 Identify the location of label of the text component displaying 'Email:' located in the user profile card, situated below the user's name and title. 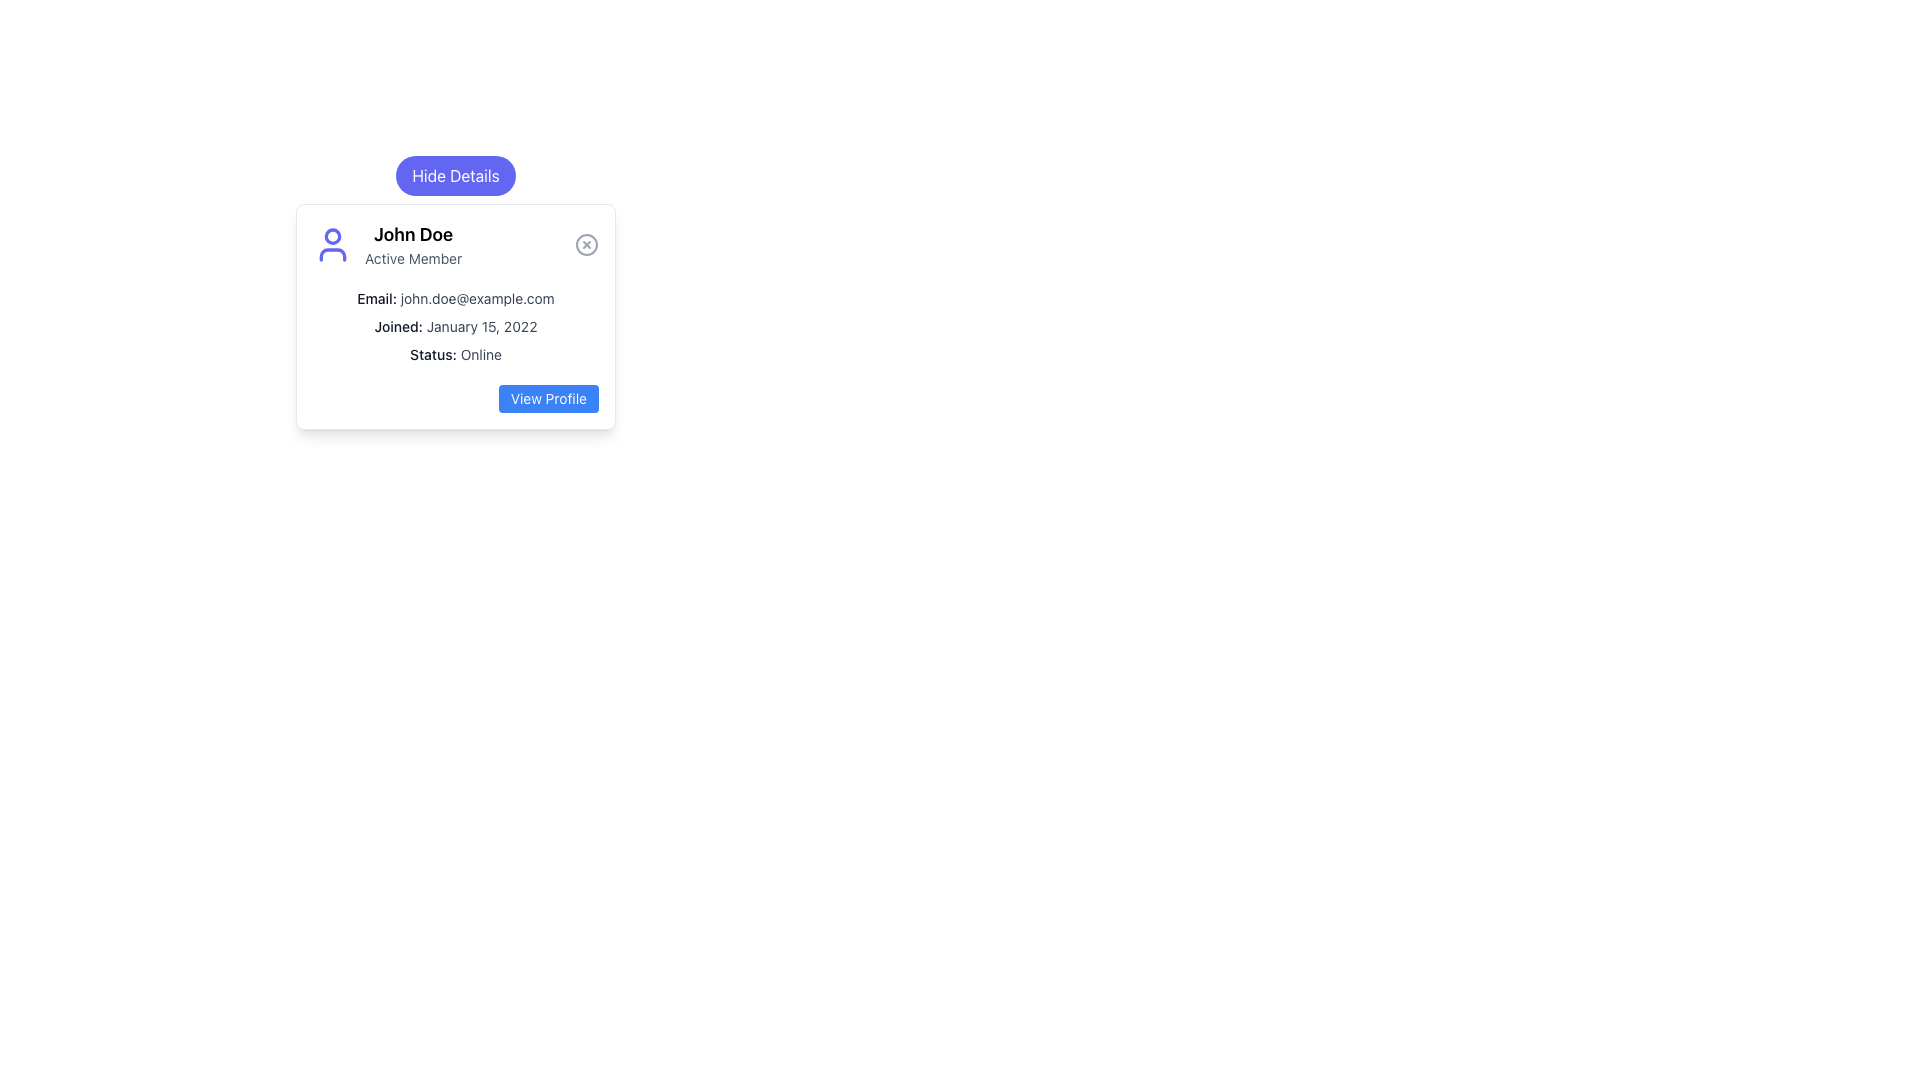
(377, 298).